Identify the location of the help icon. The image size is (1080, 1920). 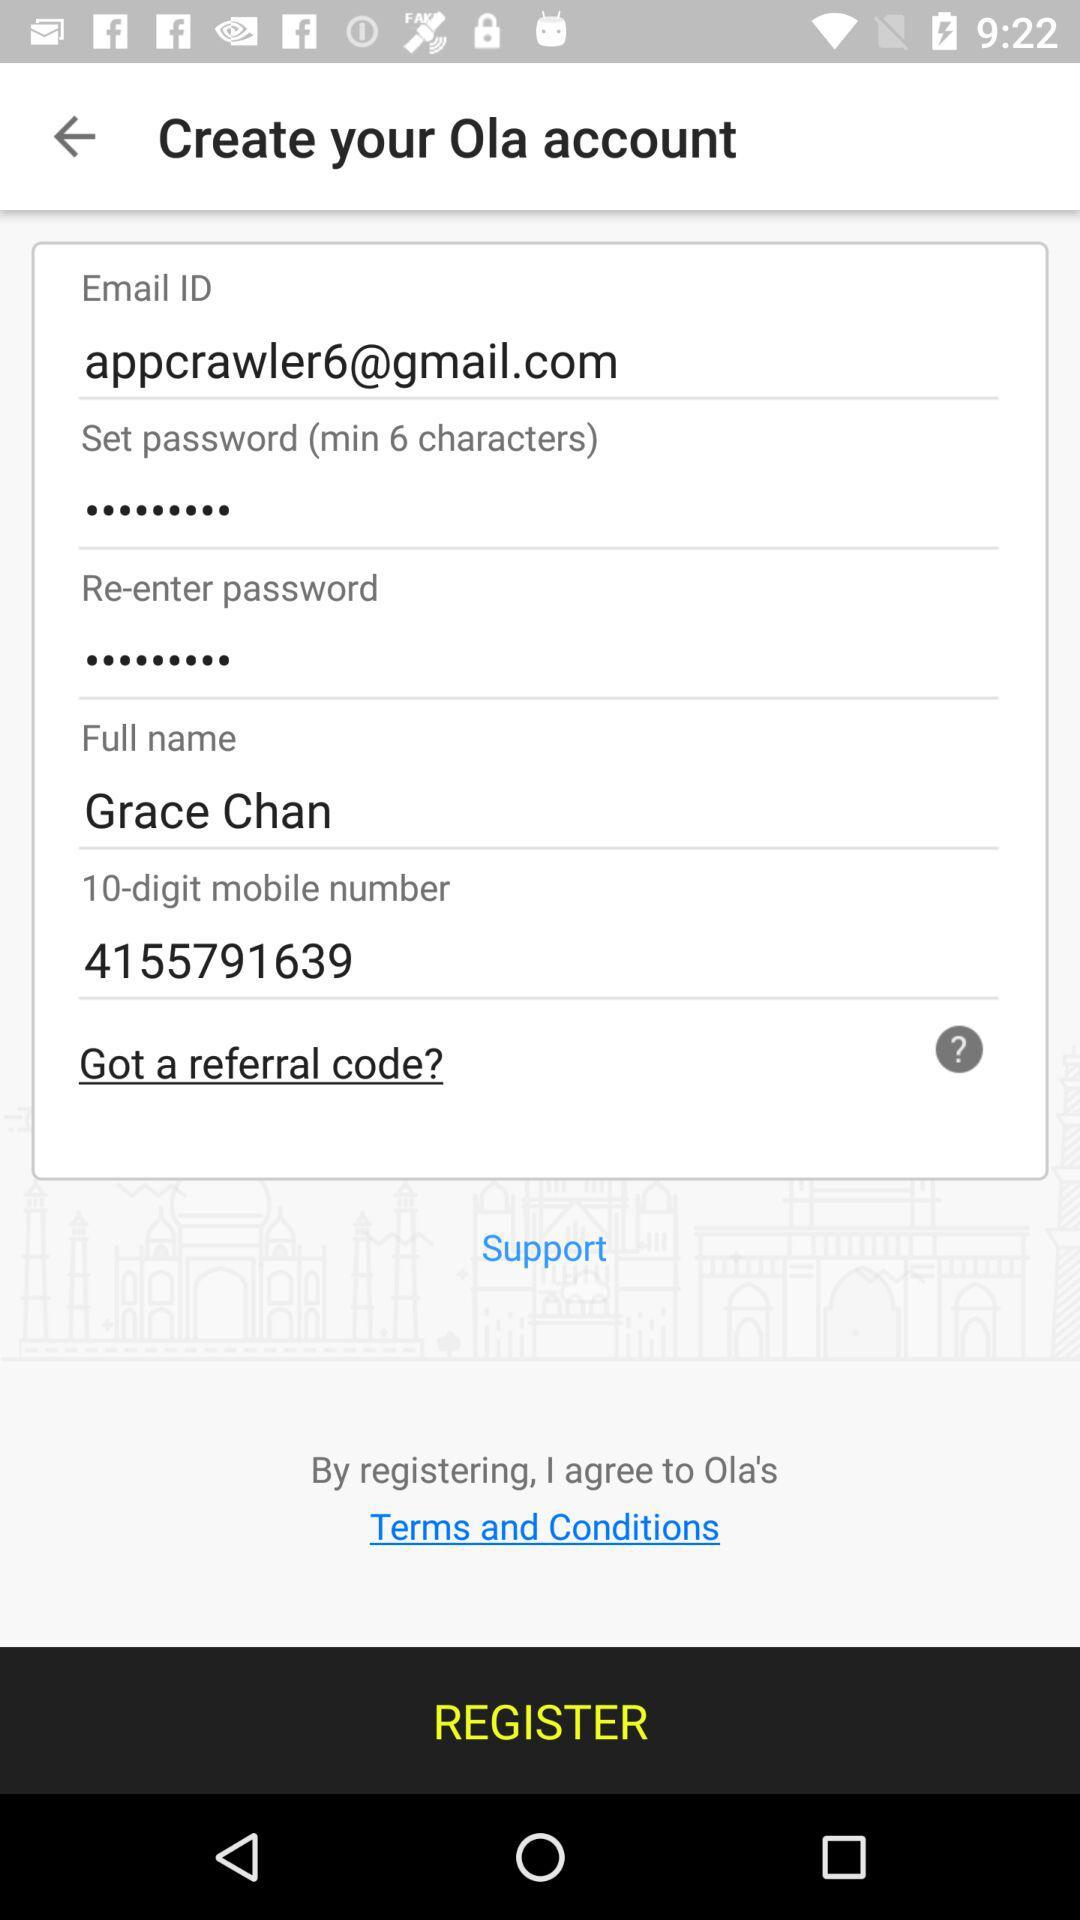
(966, 1048).